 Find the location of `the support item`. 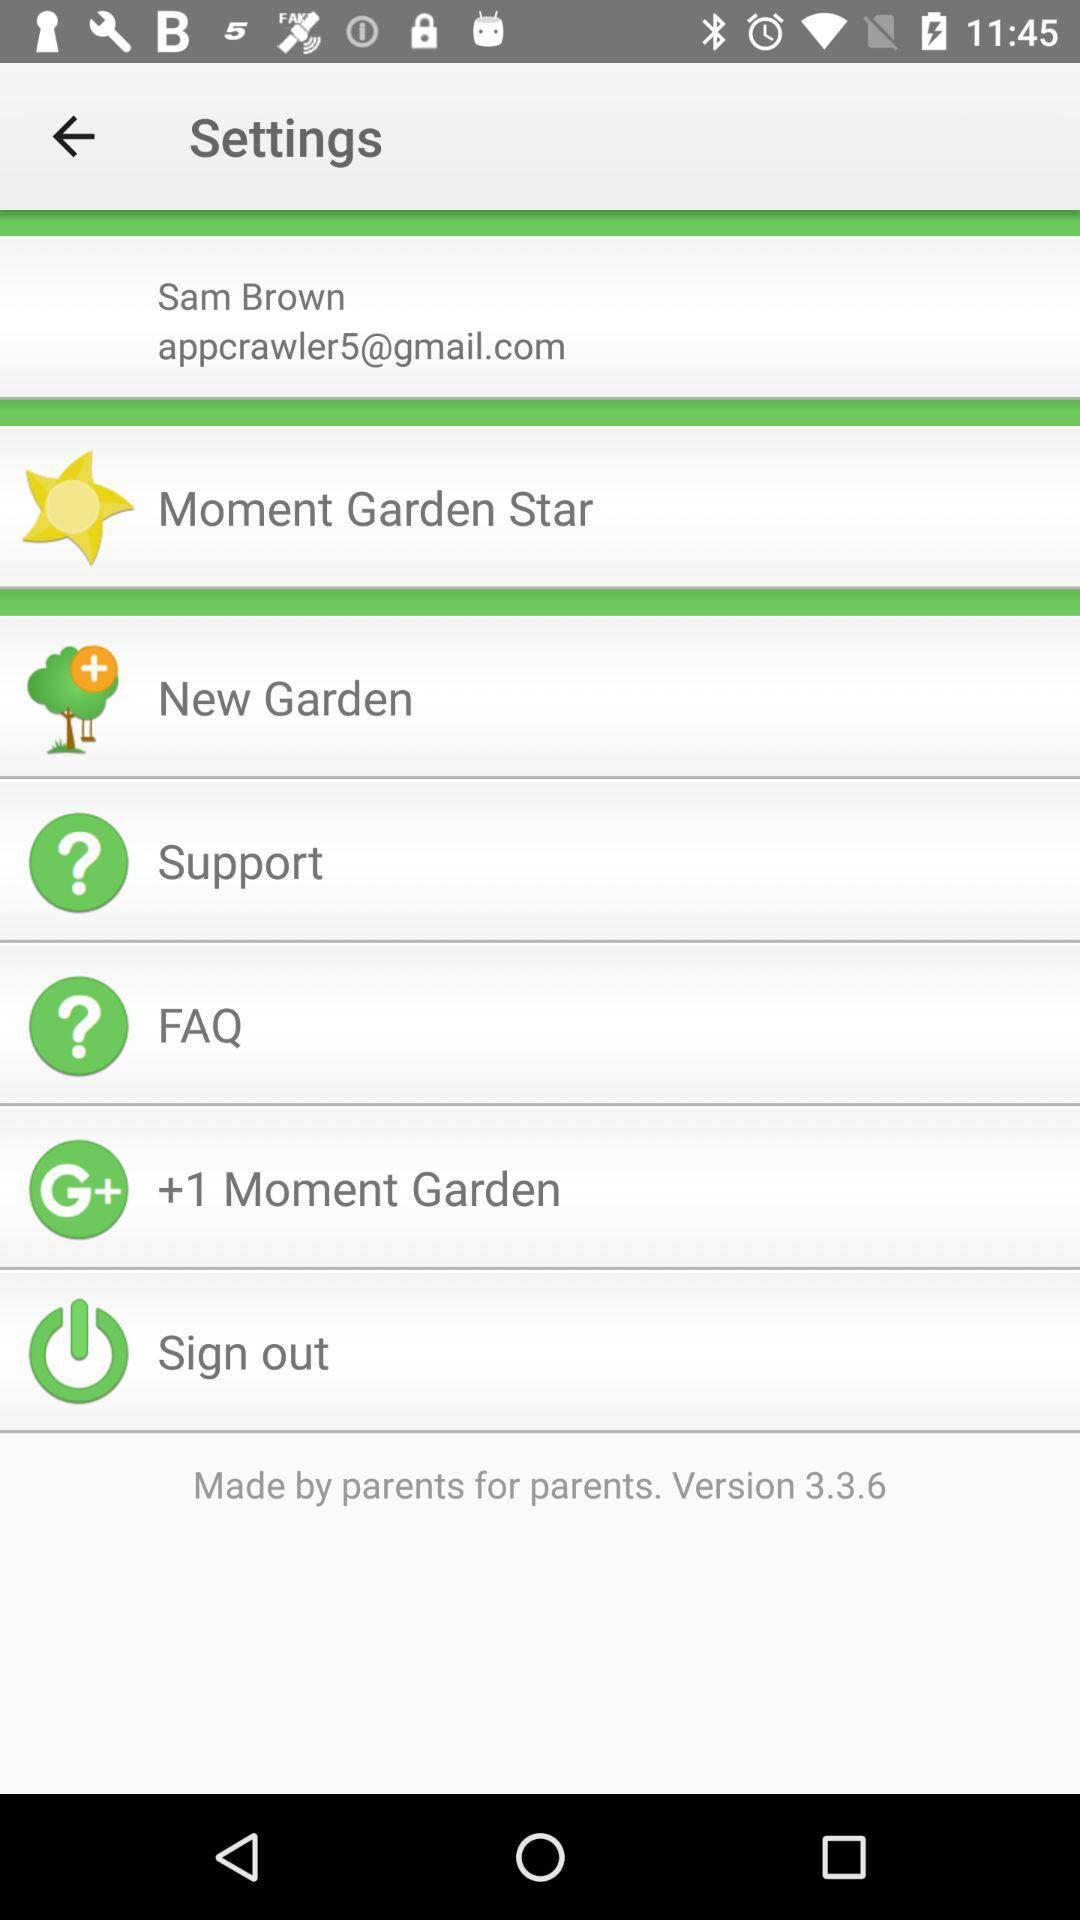

the support item is located at coordinates (609, 860).